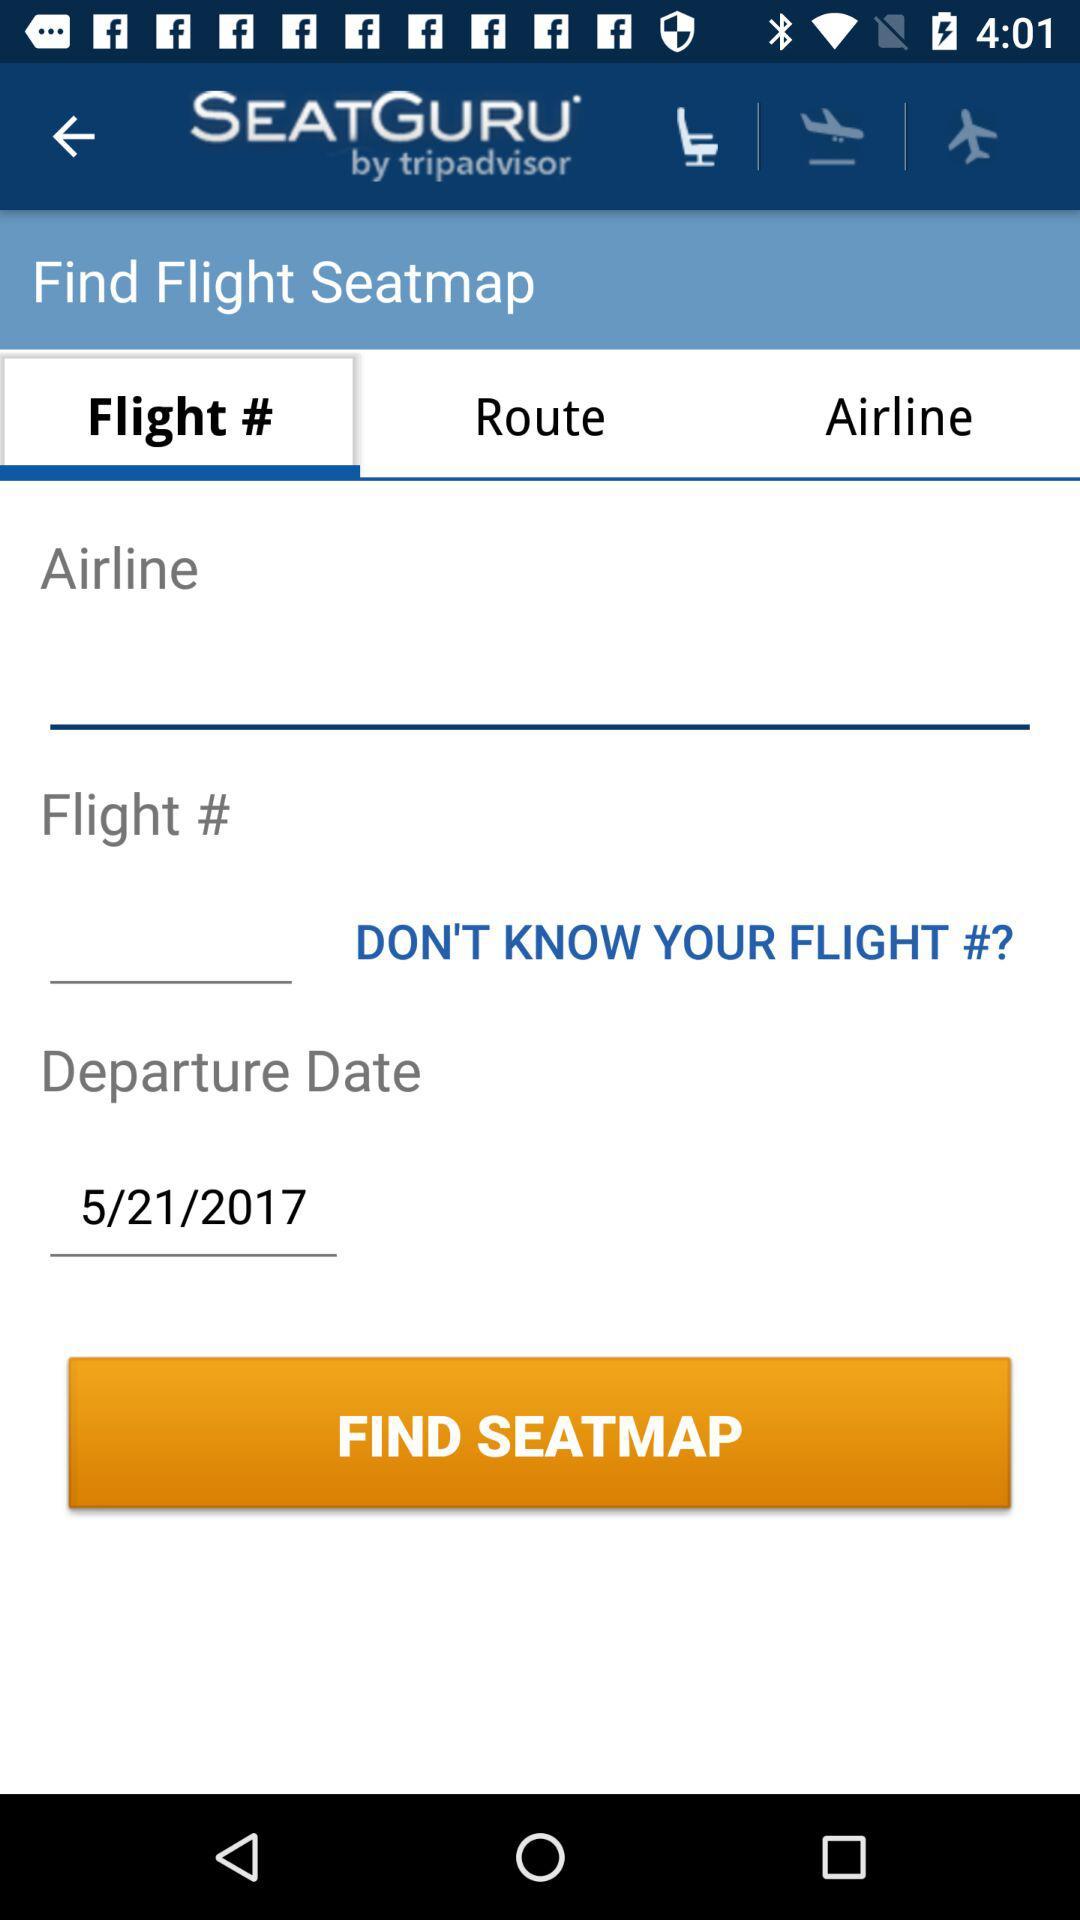 Image resolution: width=1080 pixels, height=1920 pixels. Describe the element at coordinates (193, 1204) in the screenshot. I see `5/21/2017 item` at that location.